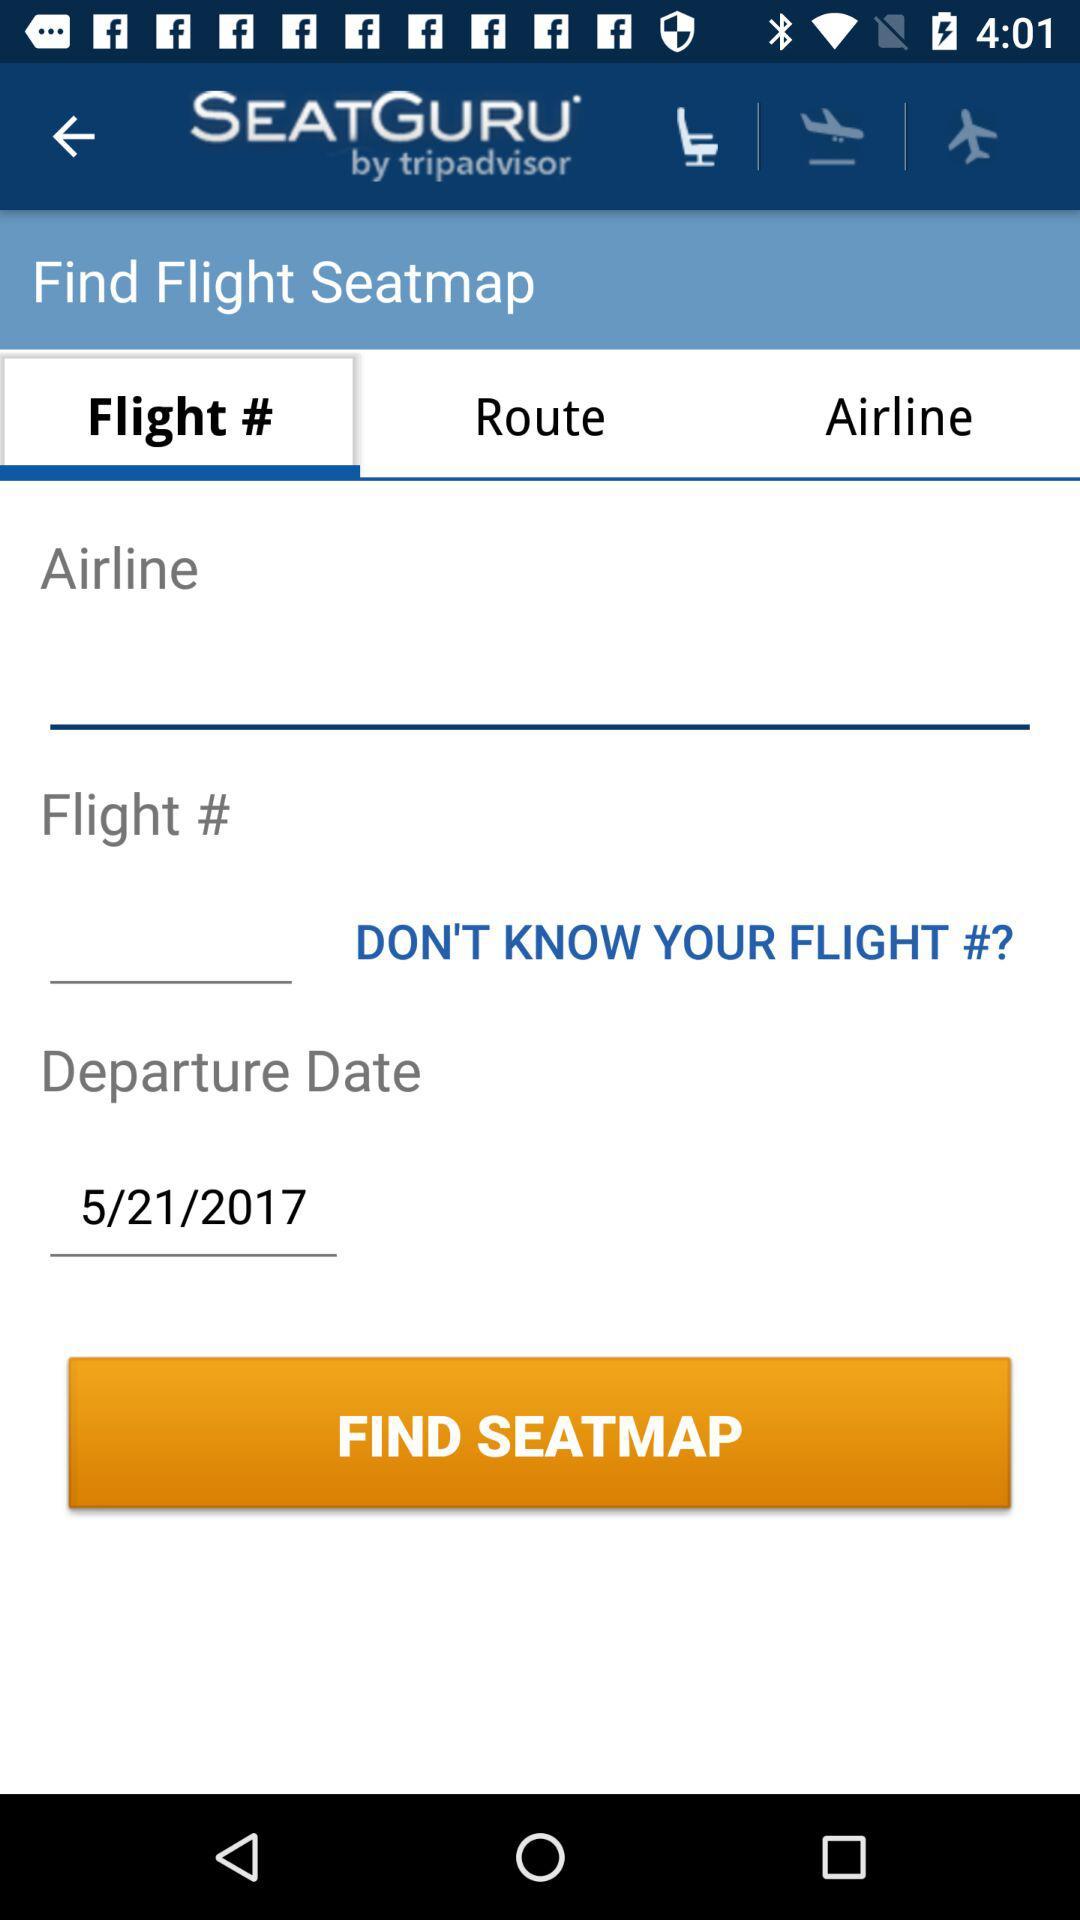 Image resolution: width=1080 pixels, height=1920 pixels. Describe the element at coordinates (193, 1204) in the screenshot. I see `5/21/2017 item` at that location.